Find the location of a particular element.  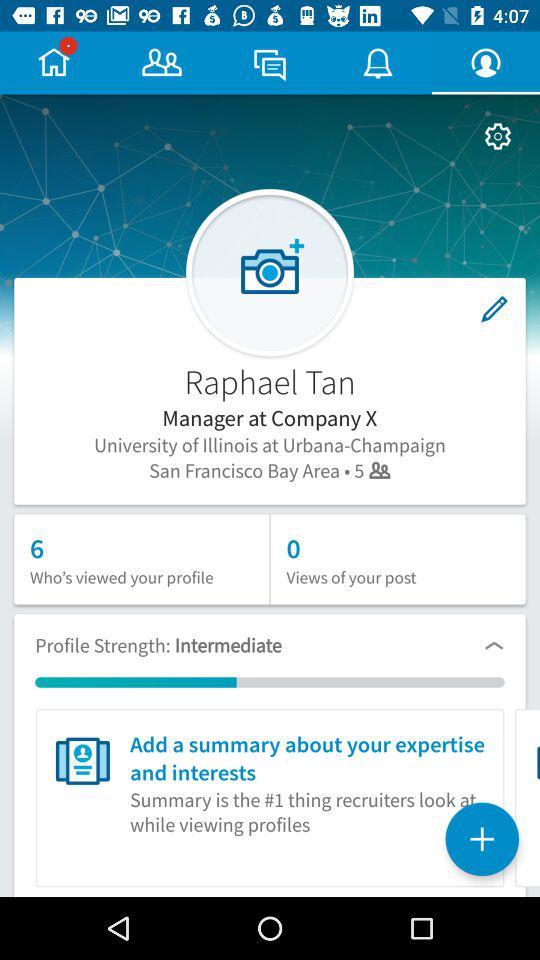

the add icon is located at coordinates (481, 839).